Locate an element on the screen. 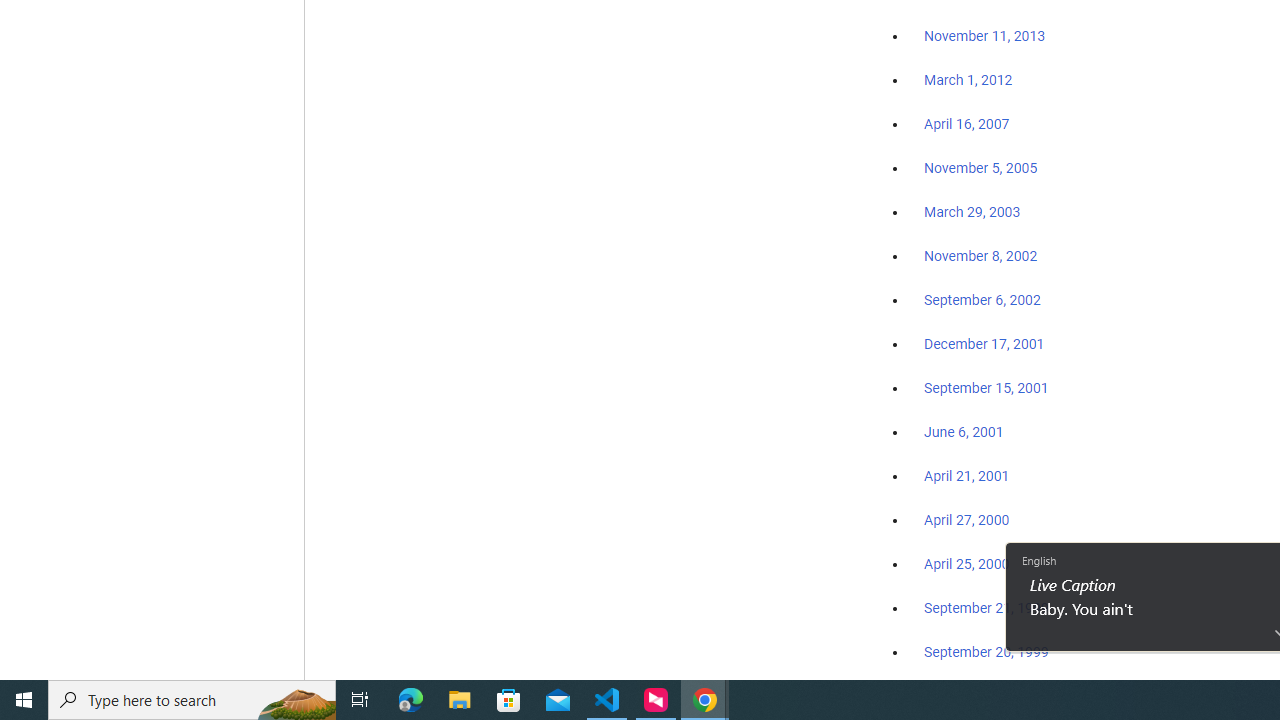 The height and width of the screenshot is (720, 1280). 'Search highlights icon opens search home window' is located at coordinates (294, 698).